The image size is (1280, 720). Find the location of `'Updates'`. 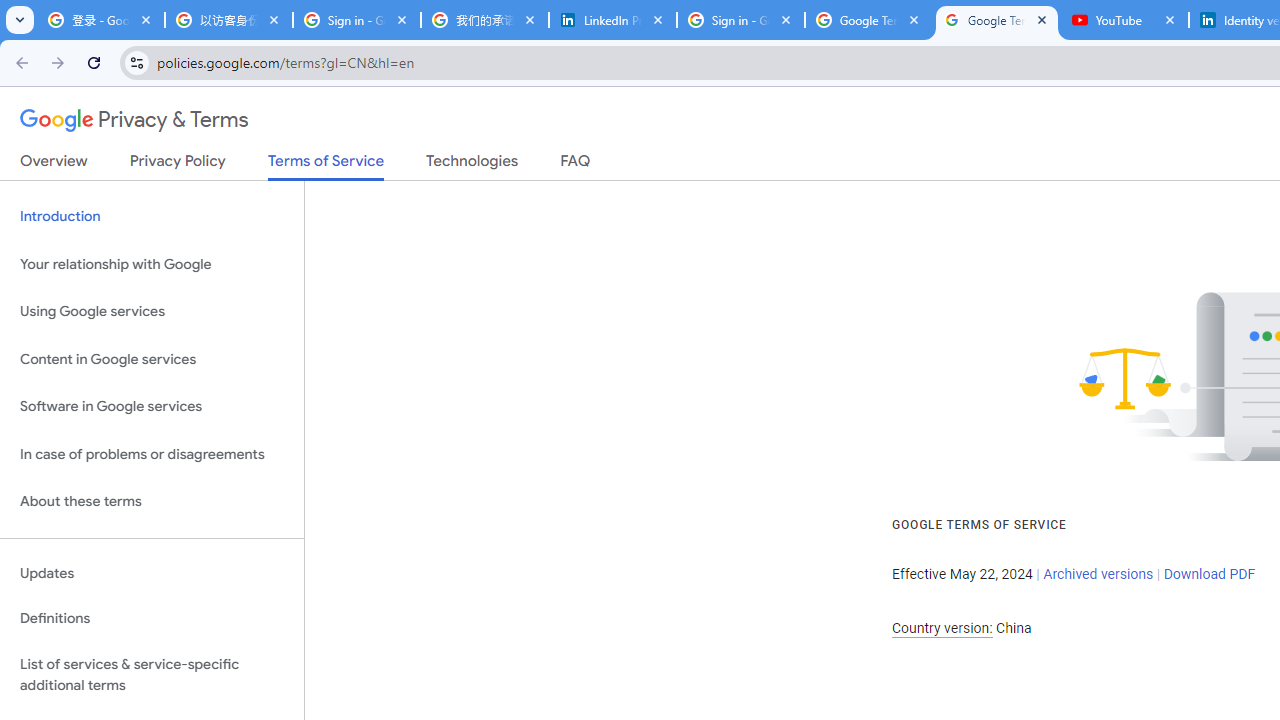

'Updates' is located at coordinates (151, 573).